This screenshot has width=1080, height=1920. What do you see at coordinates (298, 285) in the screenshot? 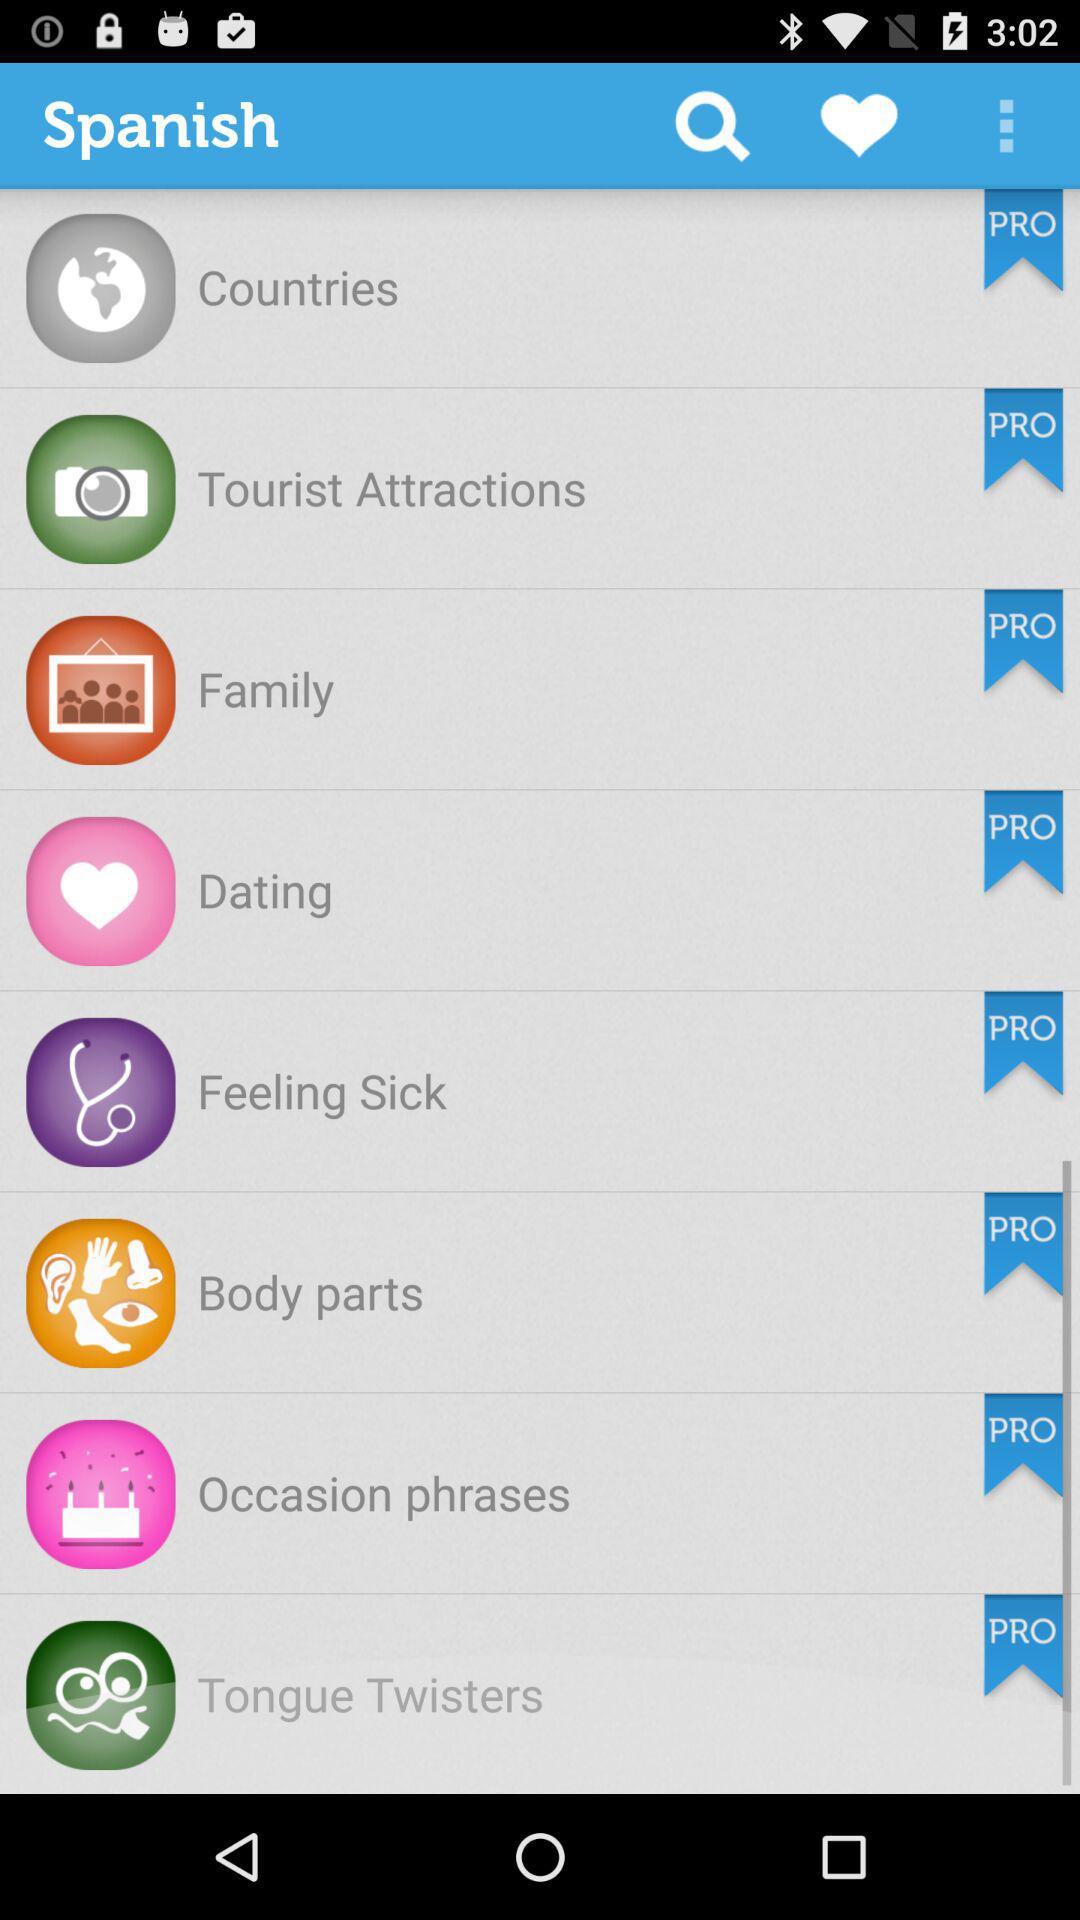
I see `countries icon` at bounding box center [298, 285].